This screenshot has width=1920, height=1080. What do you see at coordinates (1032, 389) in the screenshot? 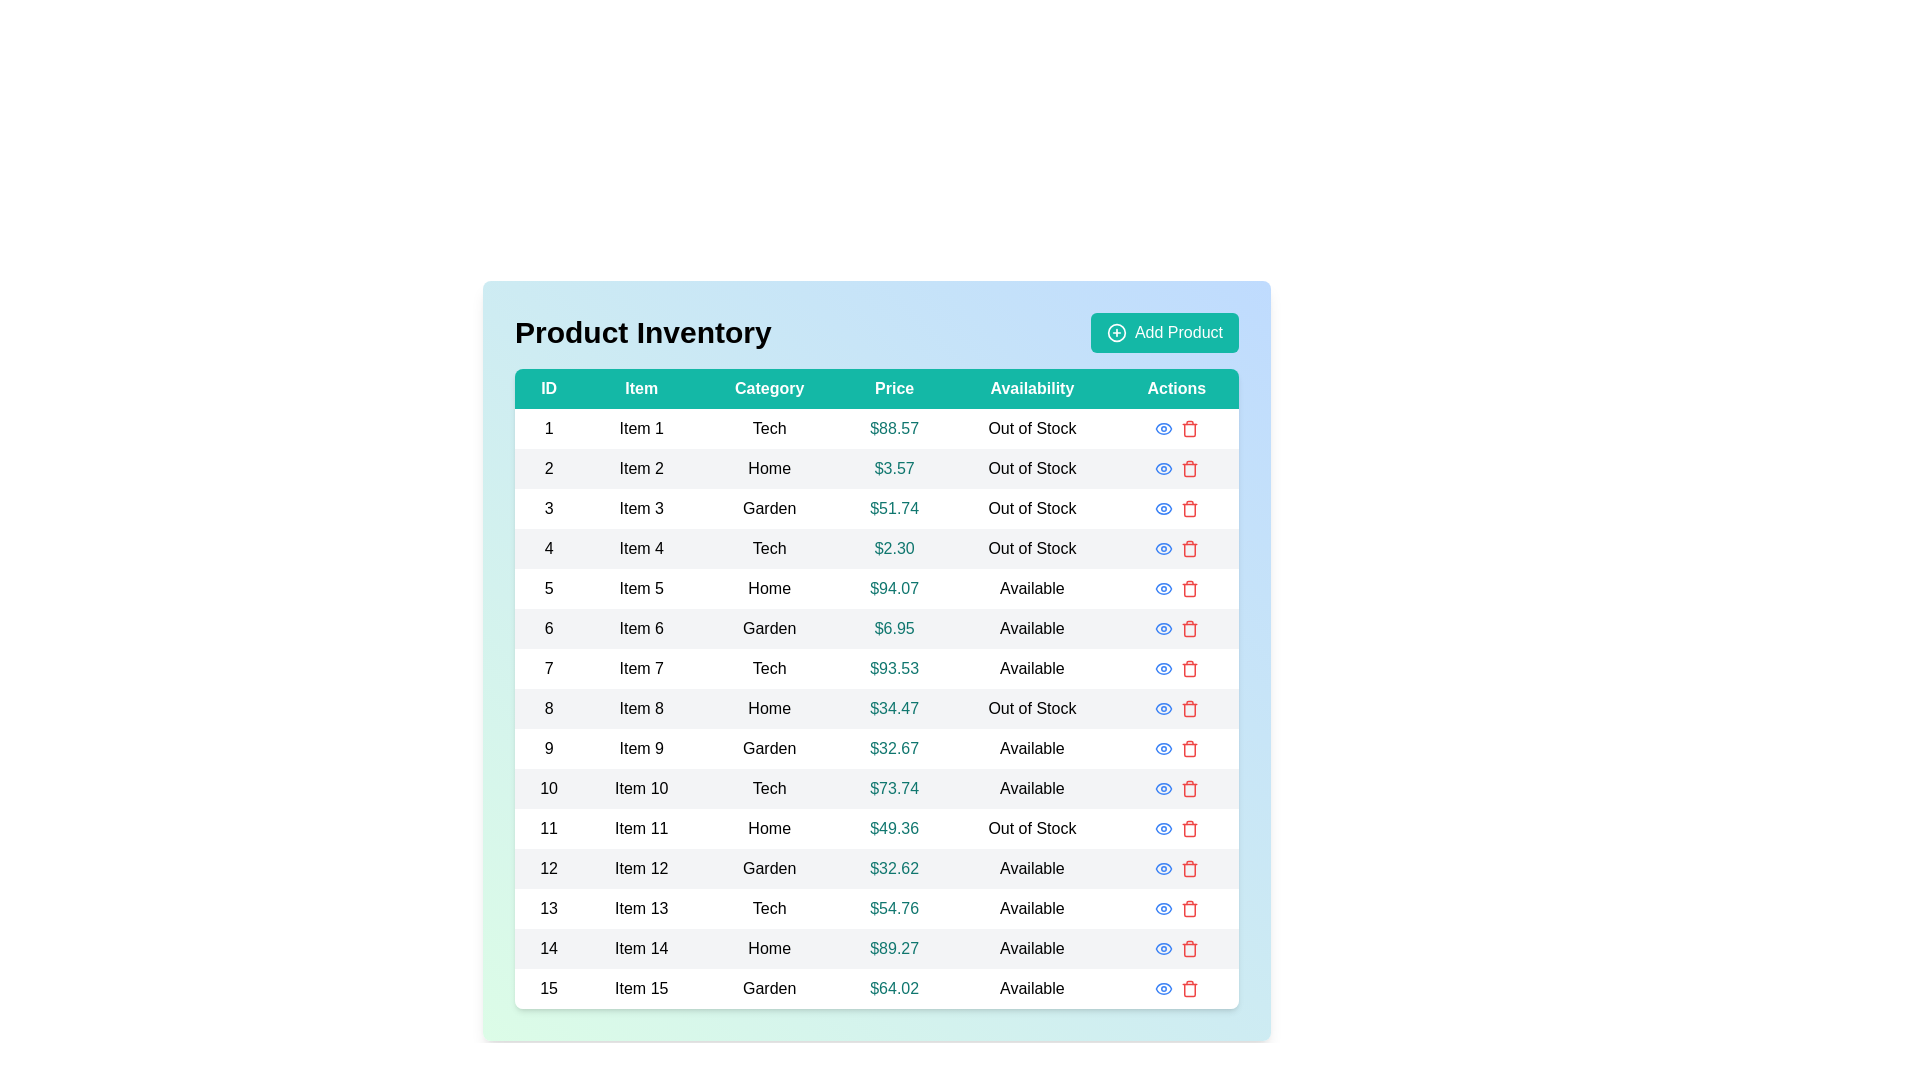
I see `the Availability header to sort the table by that column` at bounding box center [1032, 389].